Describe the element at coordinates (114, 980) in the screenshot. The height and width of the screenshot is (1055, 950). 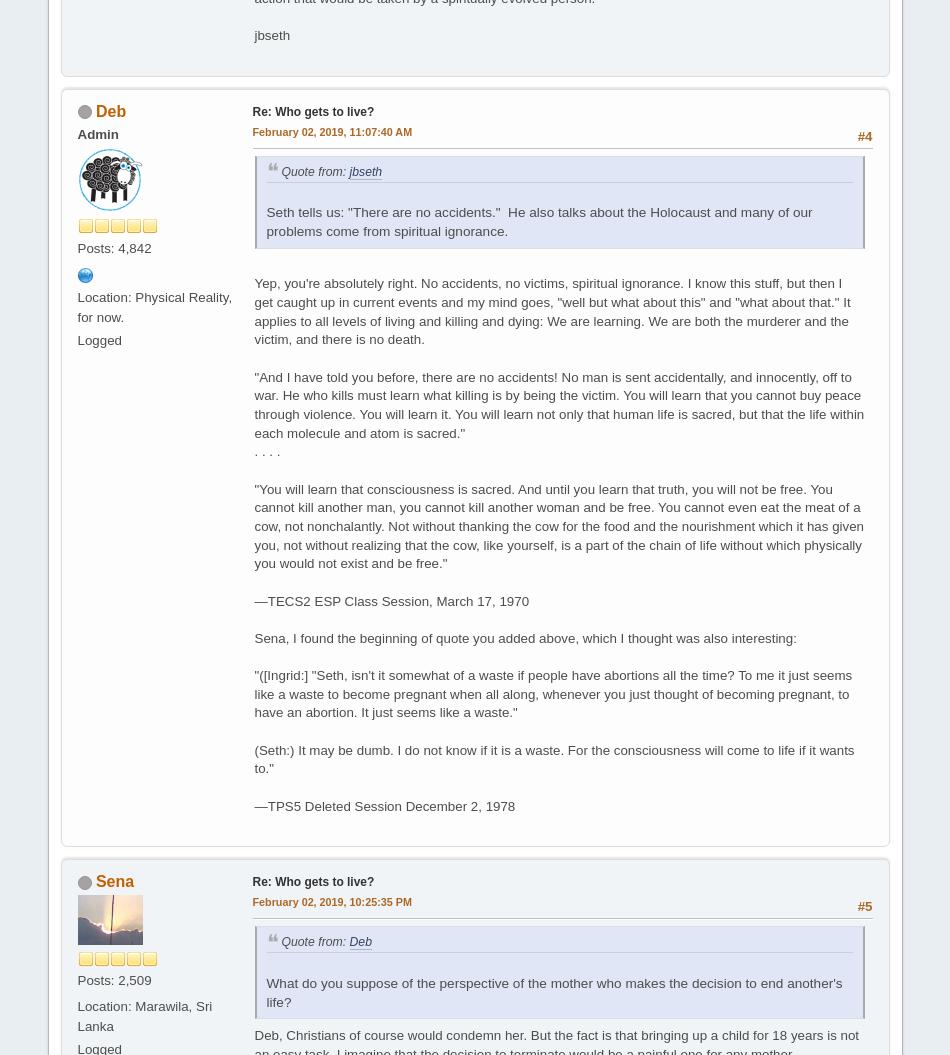
I see `'Posts: 2,509'` at that location.